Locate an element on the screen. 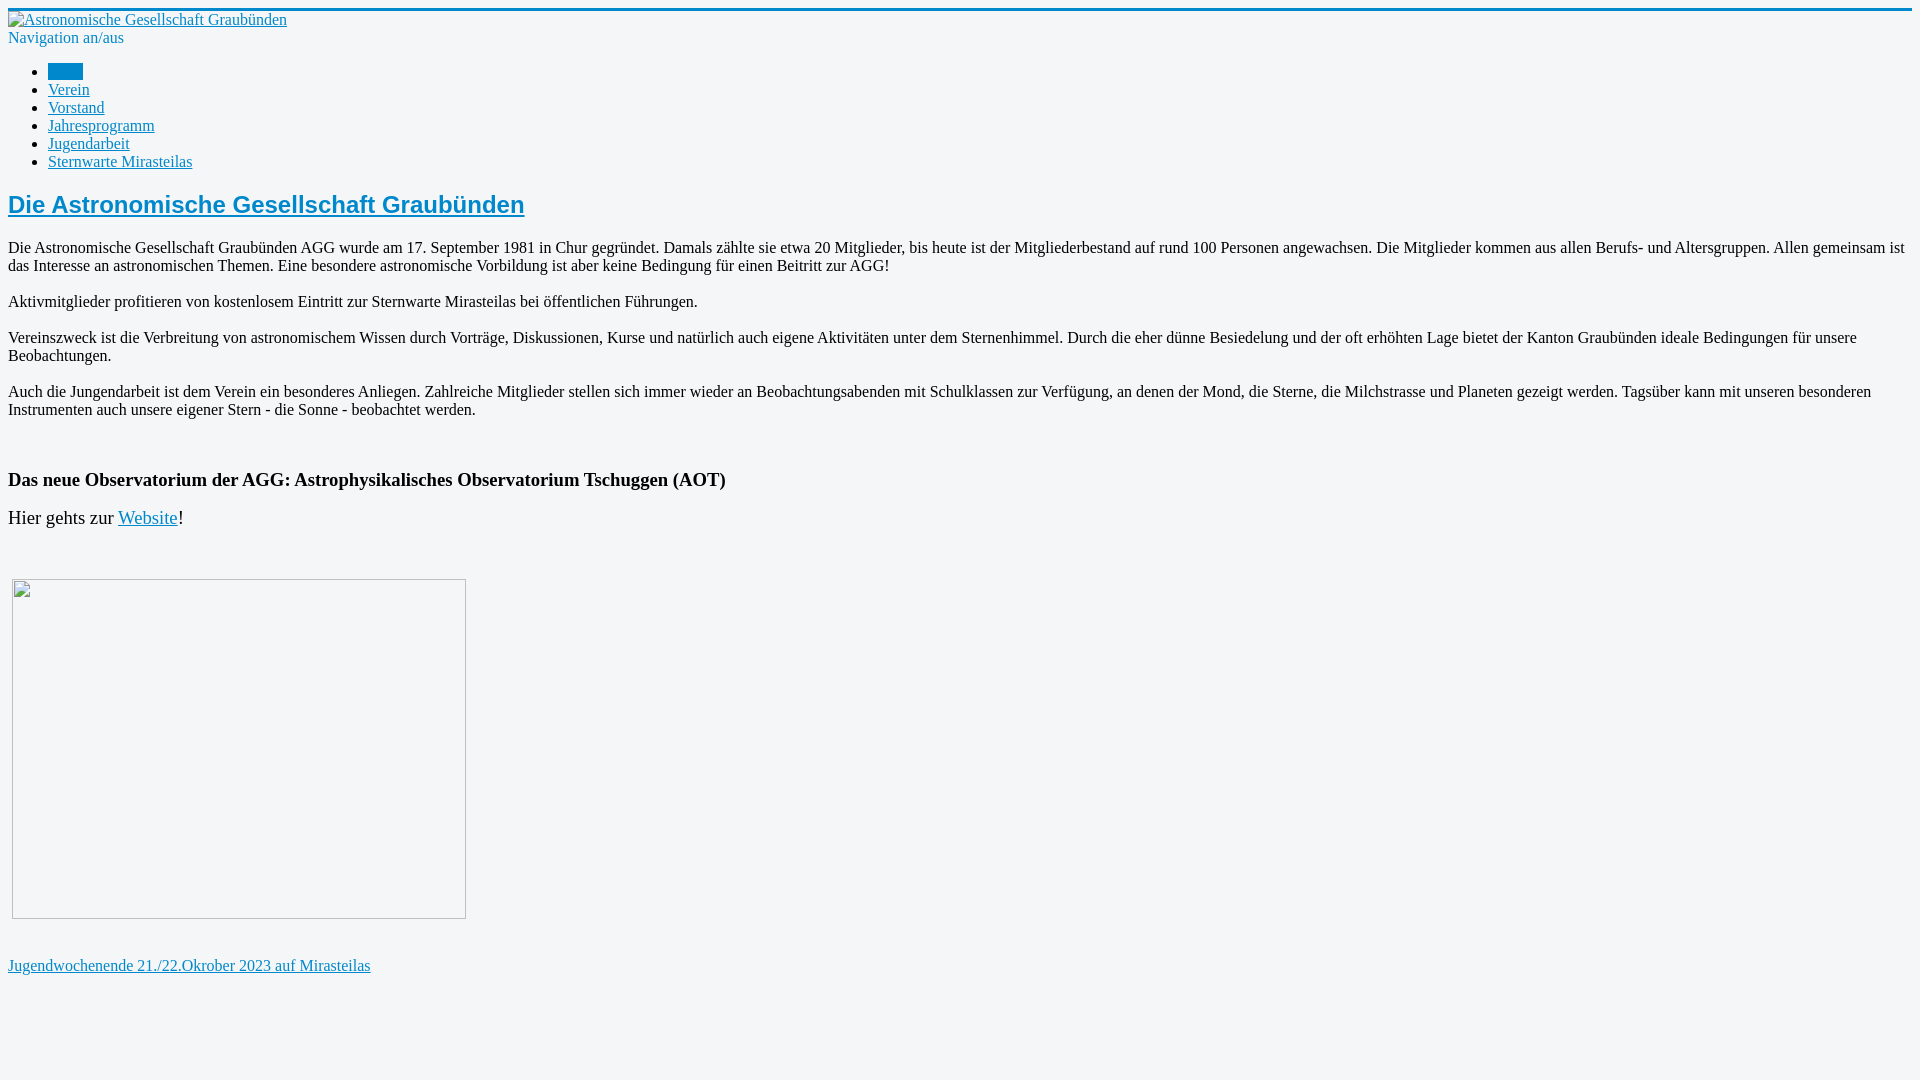 This screenshot has height=1080, width=1920. 'Jahresprogramm' is located at coordinates (100, 125).